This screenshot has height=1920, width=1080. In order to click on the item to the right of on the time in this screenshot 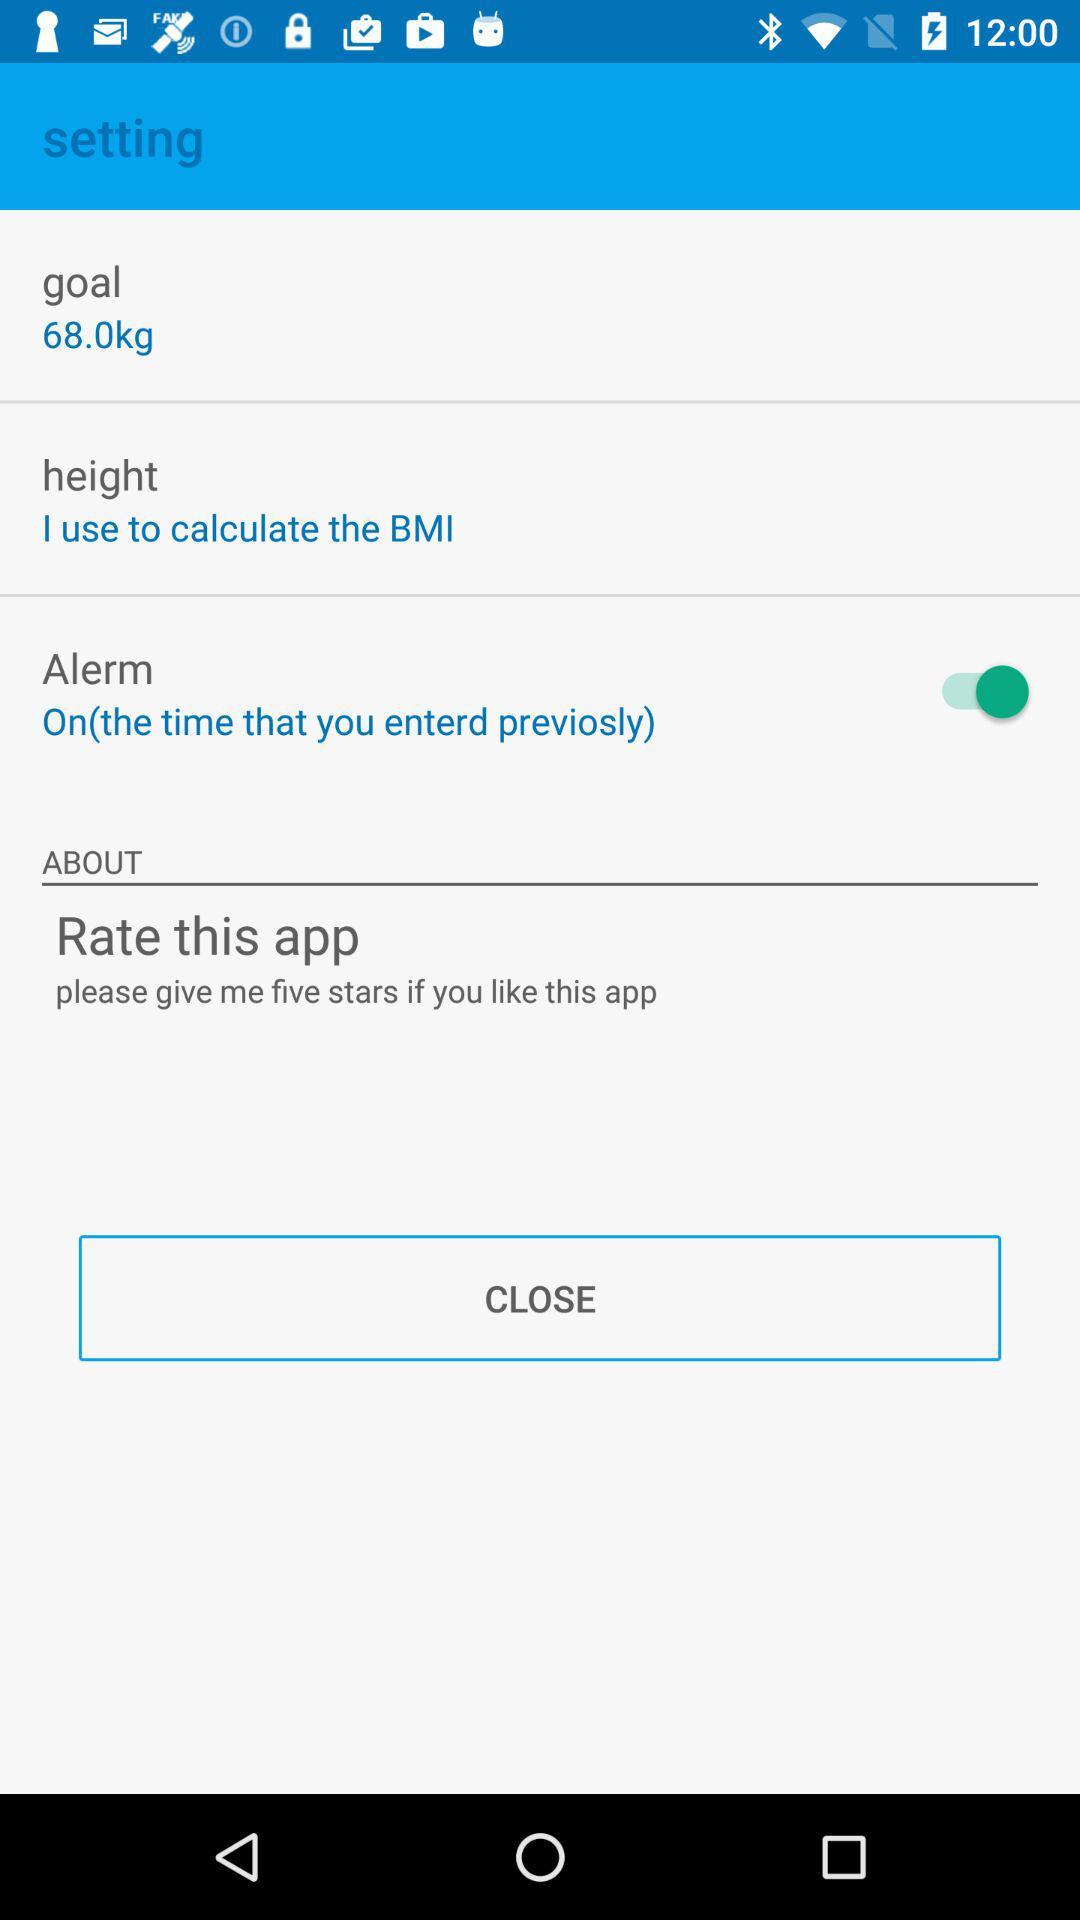, I will do `click(974, 691)`.